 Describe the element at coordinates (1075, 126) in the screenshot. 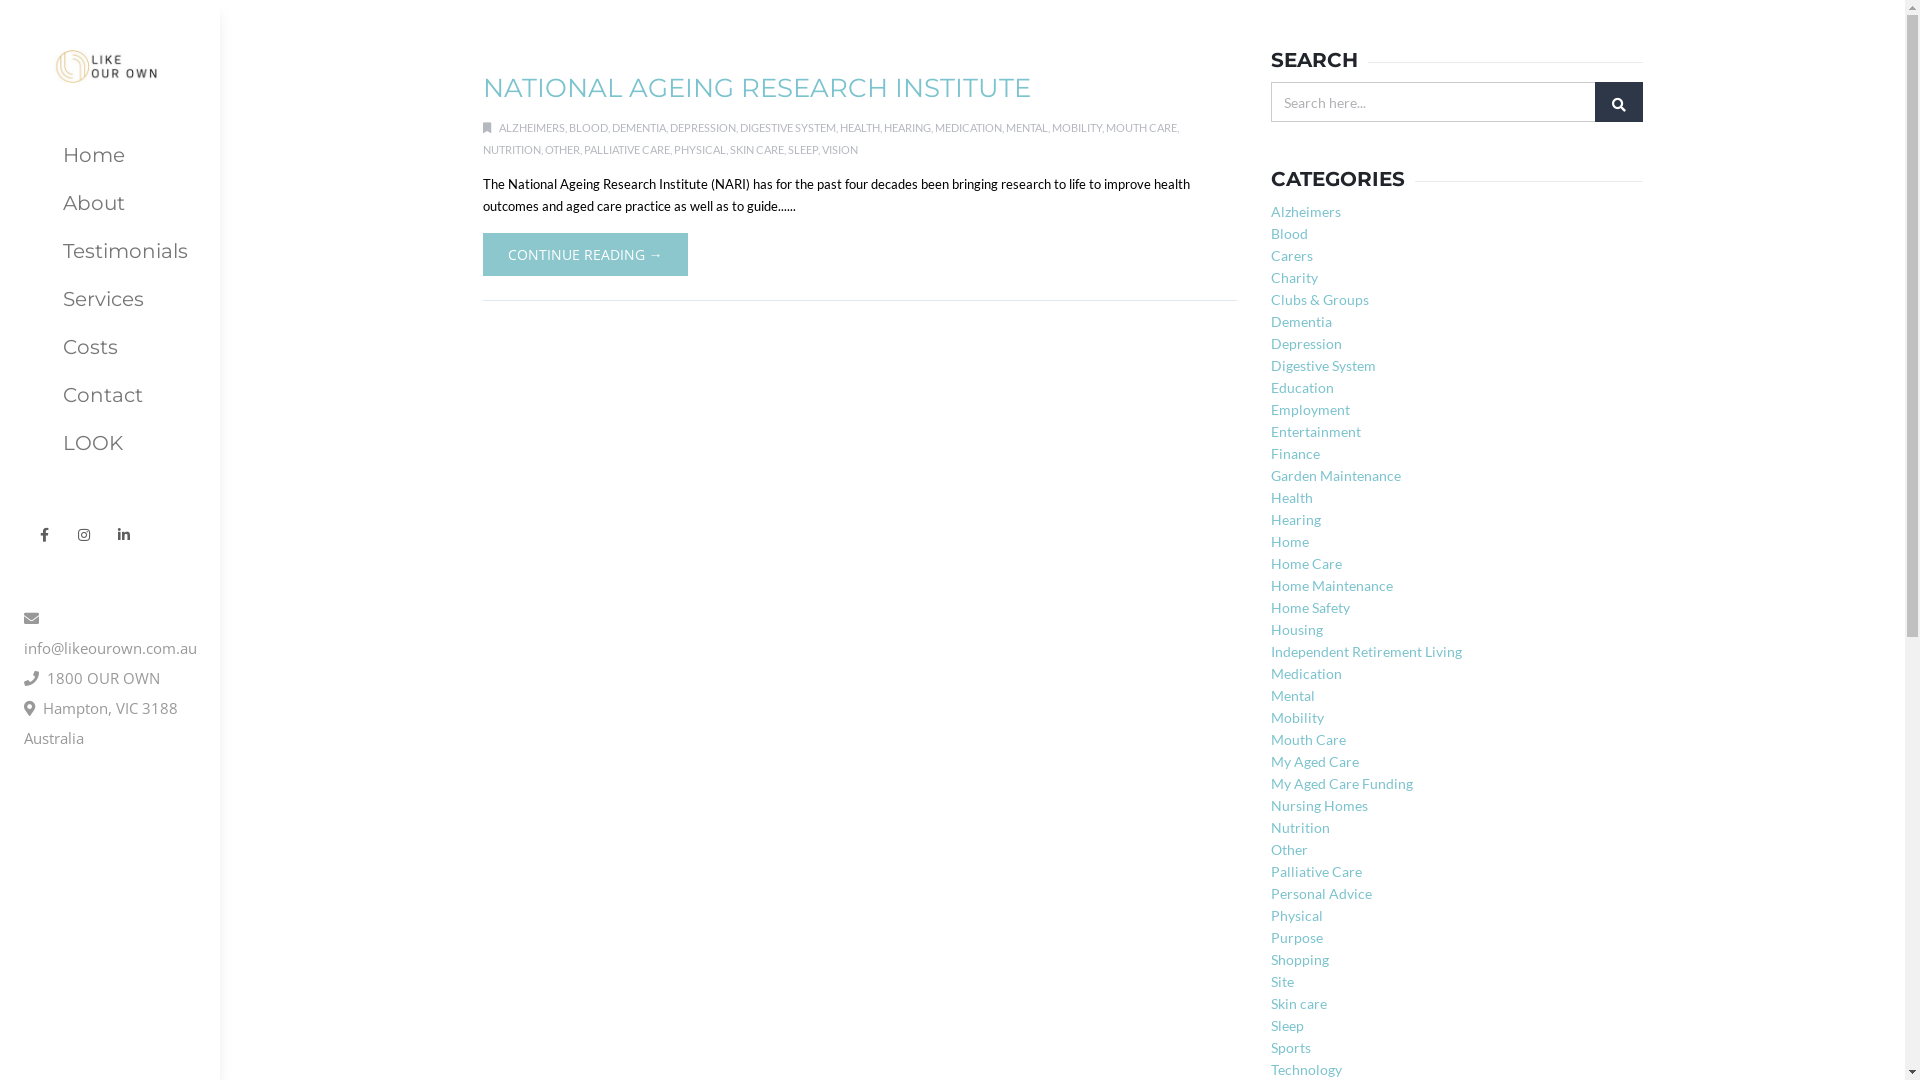

I see `'MOBILITY'` at that location.